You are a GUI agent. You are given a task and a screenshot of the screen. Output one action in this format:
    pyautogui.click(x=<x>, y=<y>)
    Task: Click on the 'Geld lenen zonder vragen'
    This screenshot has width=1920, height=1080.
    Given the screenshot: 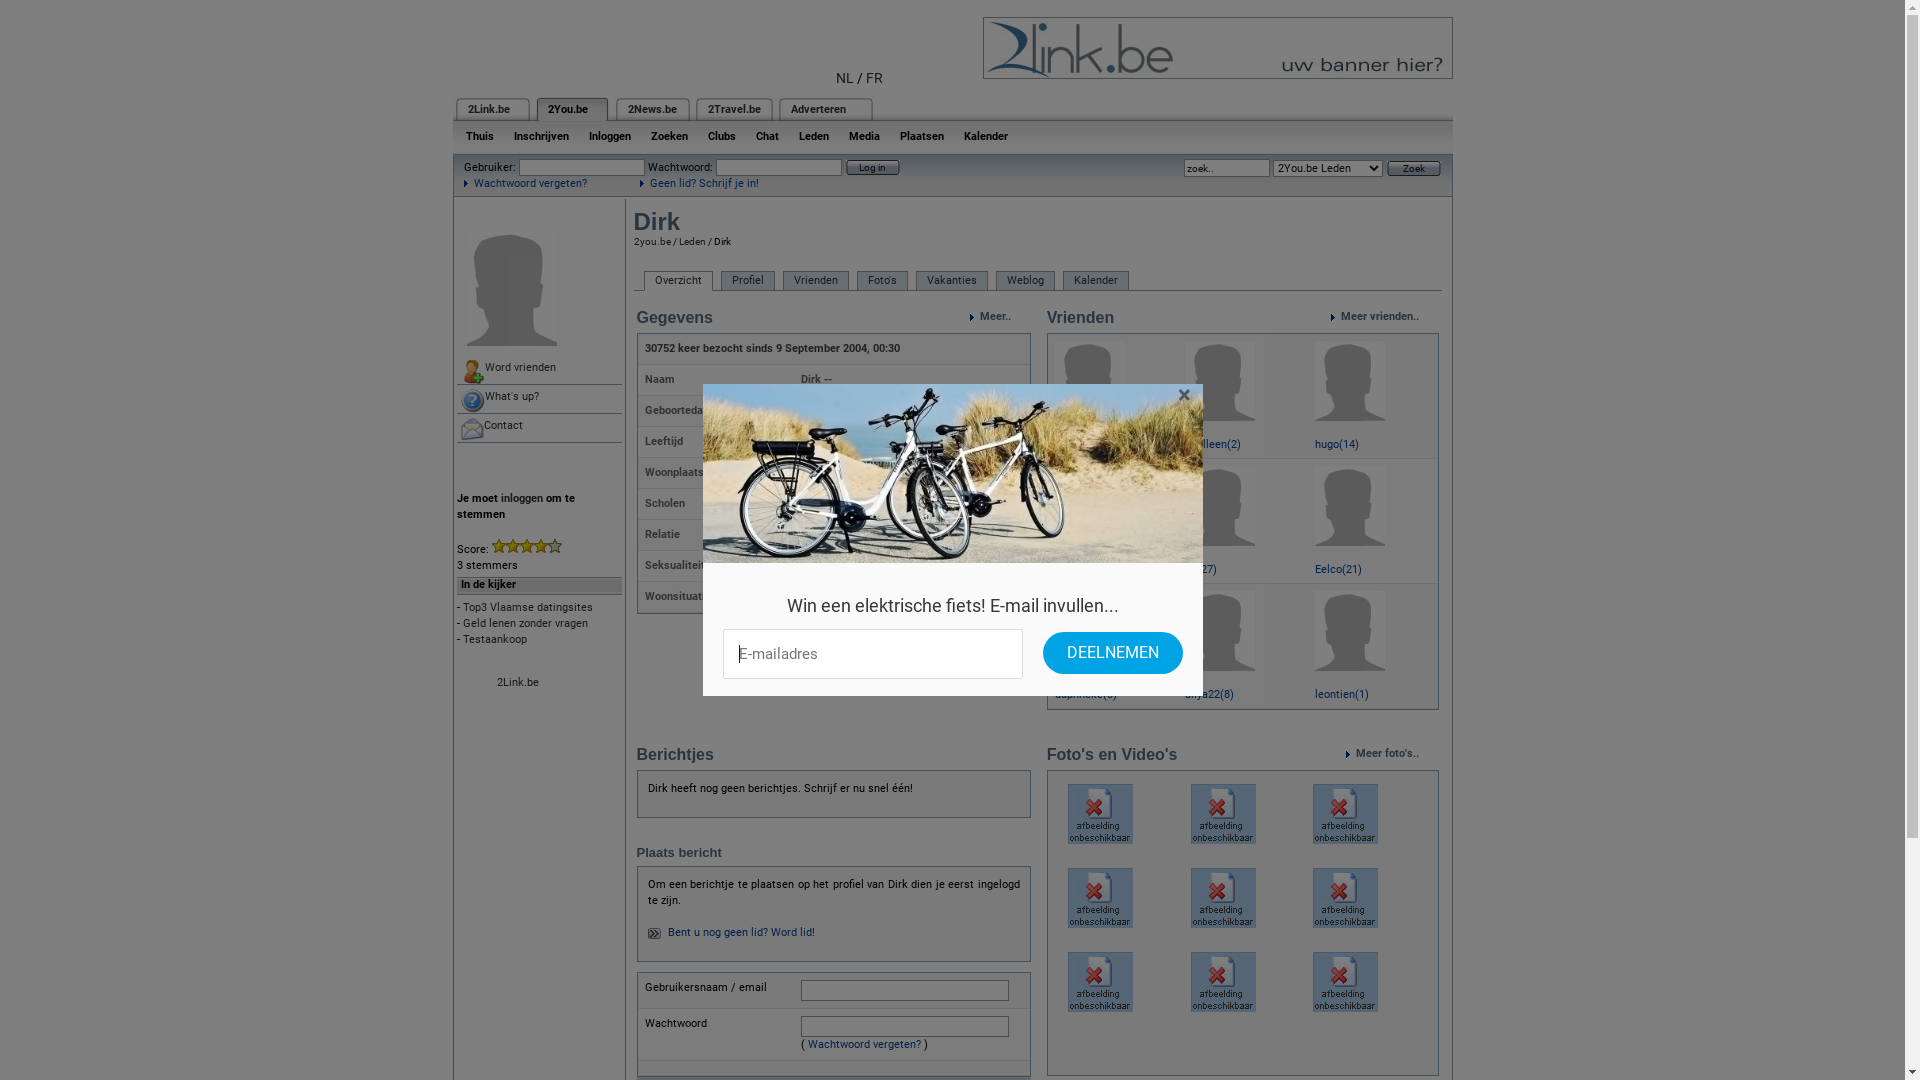 What is the action you would take?
    pyautogui.click(x=524, y=622)
    